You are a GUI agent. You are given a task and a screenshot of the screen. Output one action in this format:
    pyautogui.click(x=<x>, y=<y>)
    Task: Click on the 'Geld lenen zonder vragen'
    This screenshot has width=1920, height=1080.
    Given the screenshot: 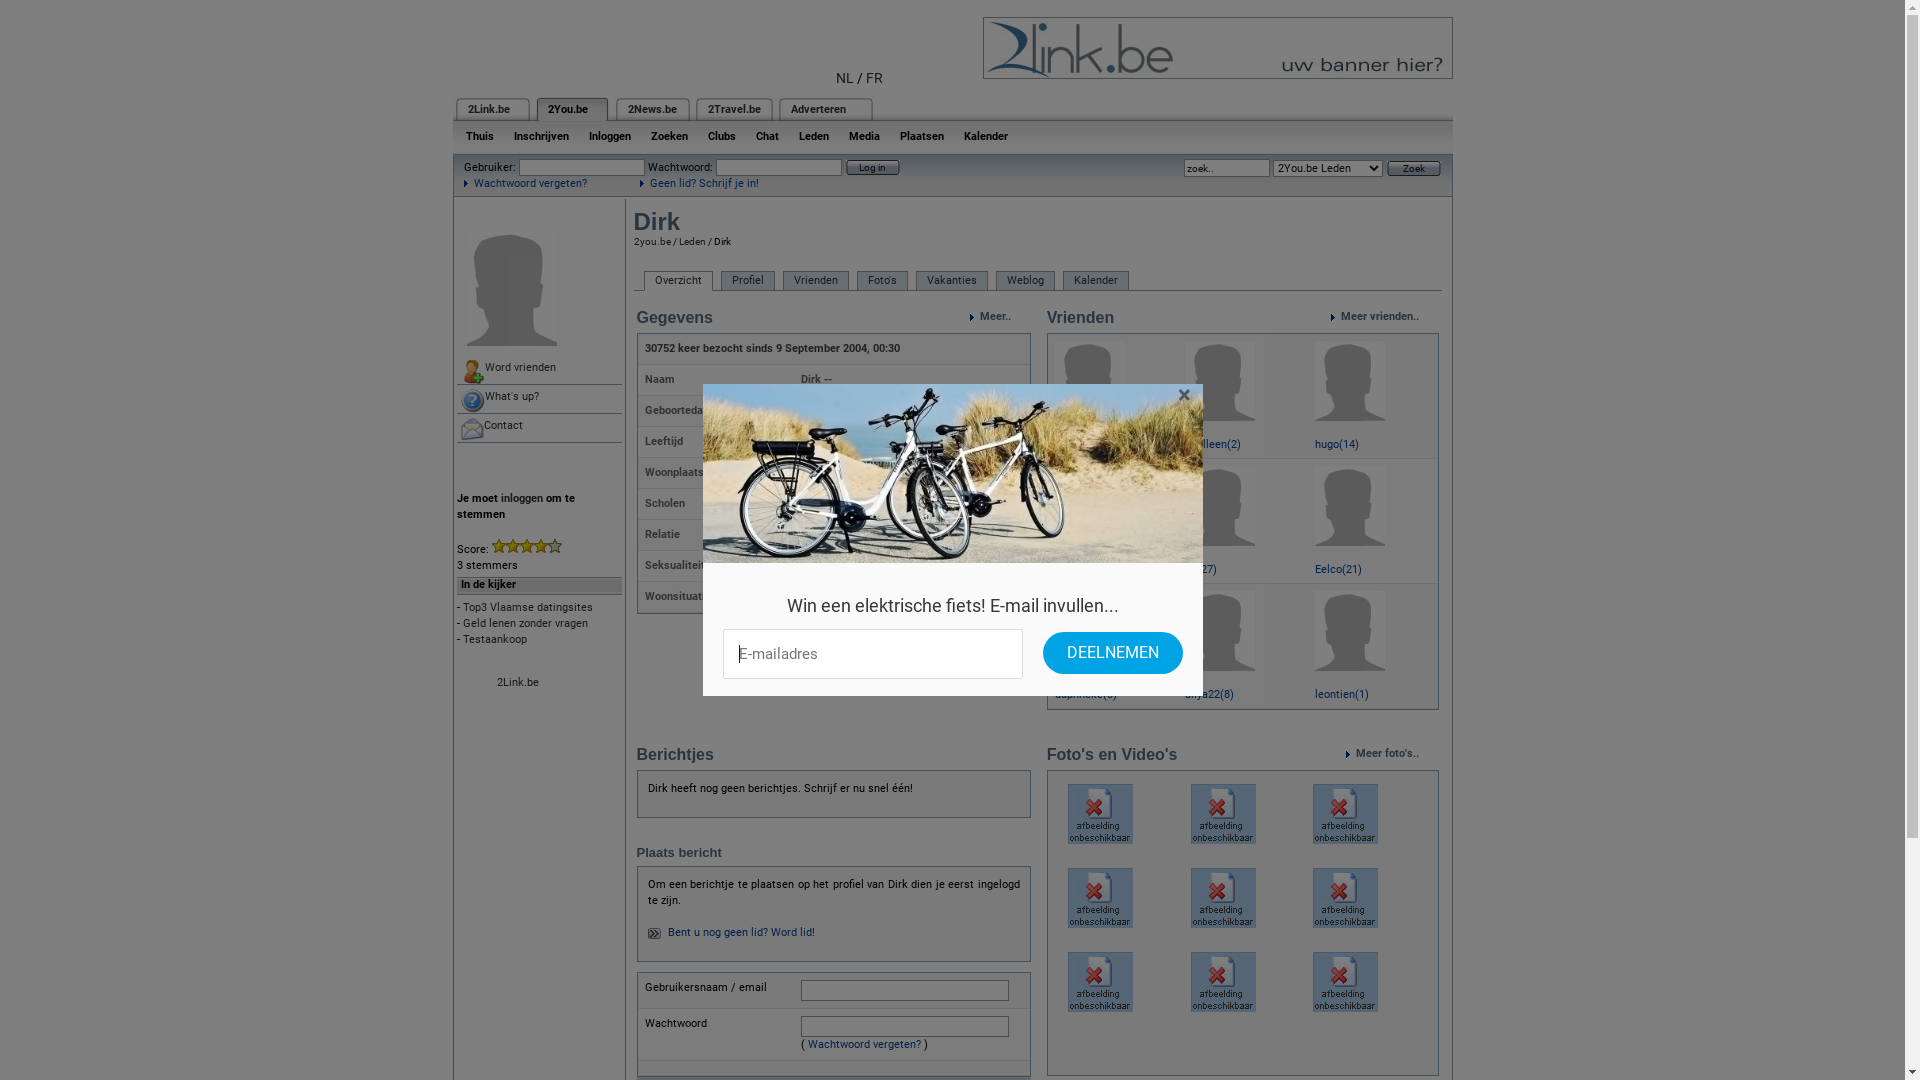 What is the action you would take?
    pyautogui.click(x=524, y=622)
    